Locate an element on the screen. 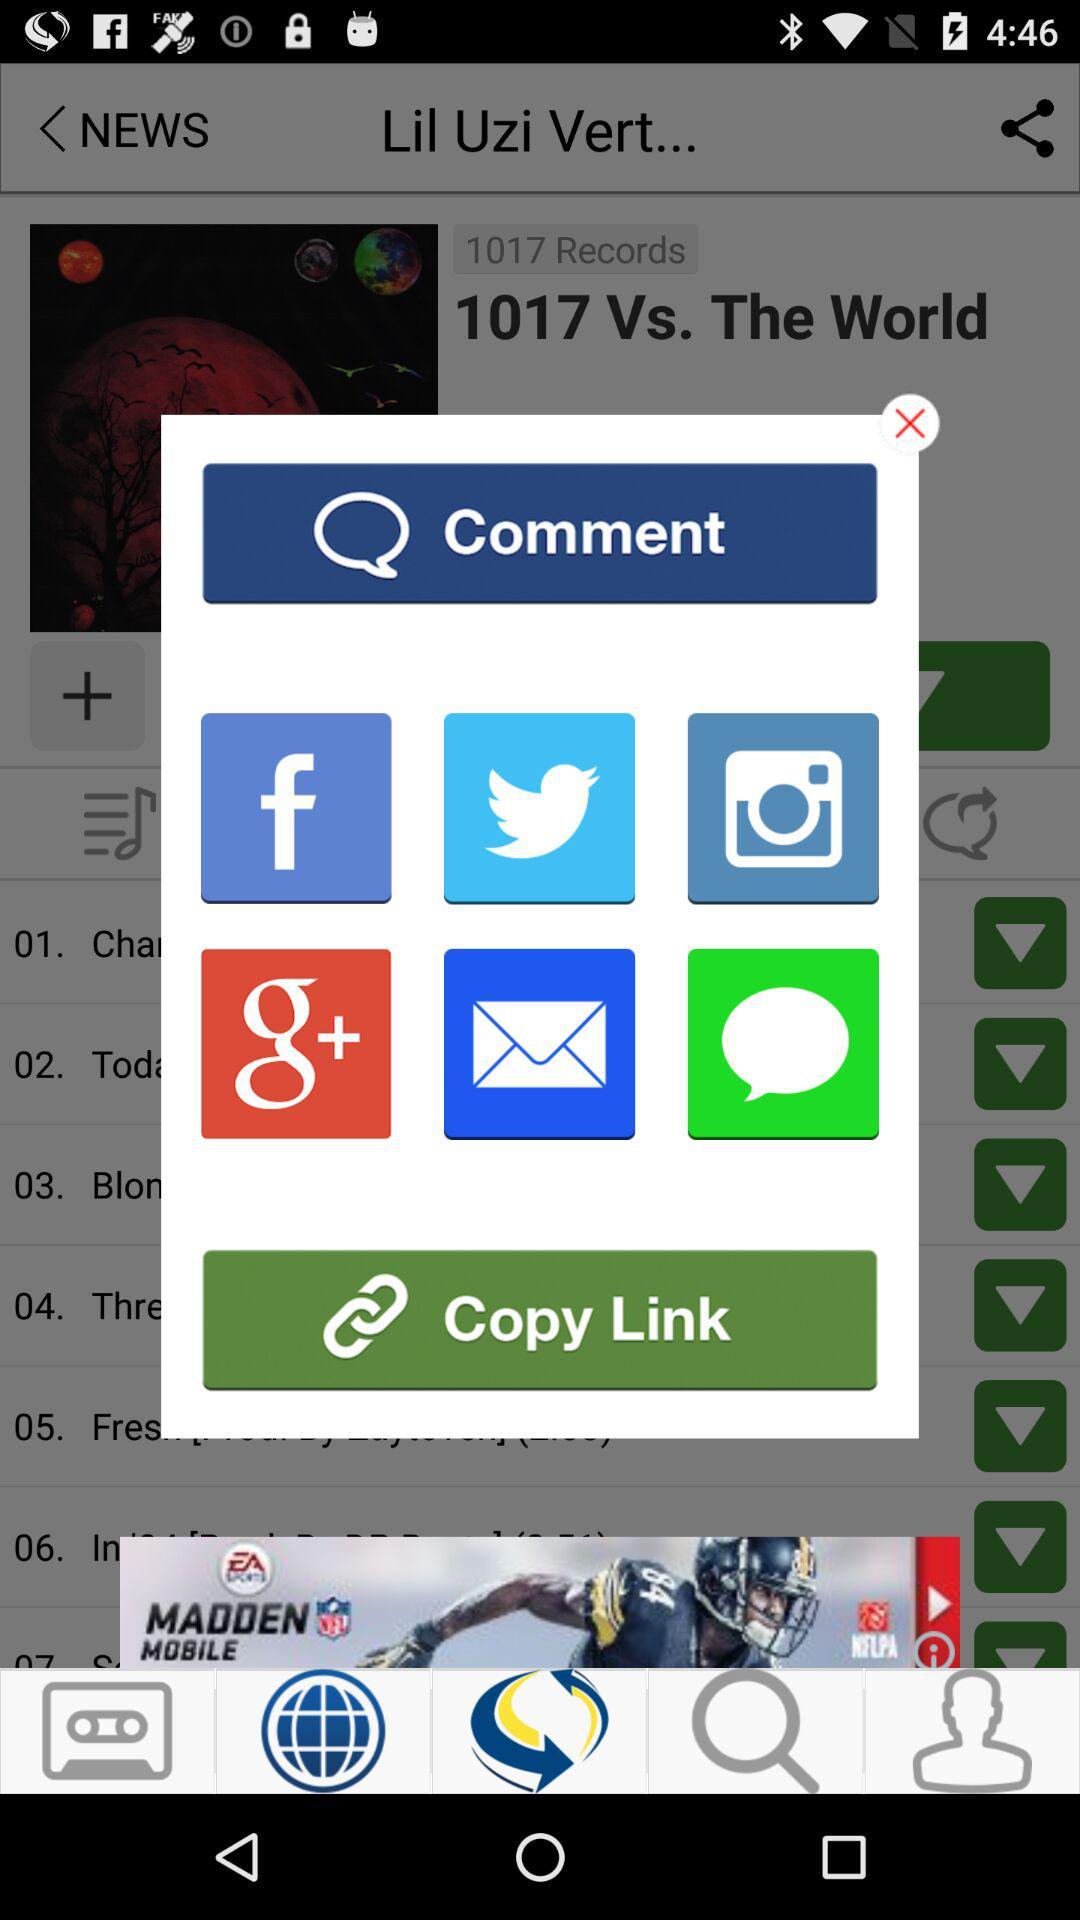 The image size is (1080, 1920). social media g+ is located at coordinates (296, 1042).